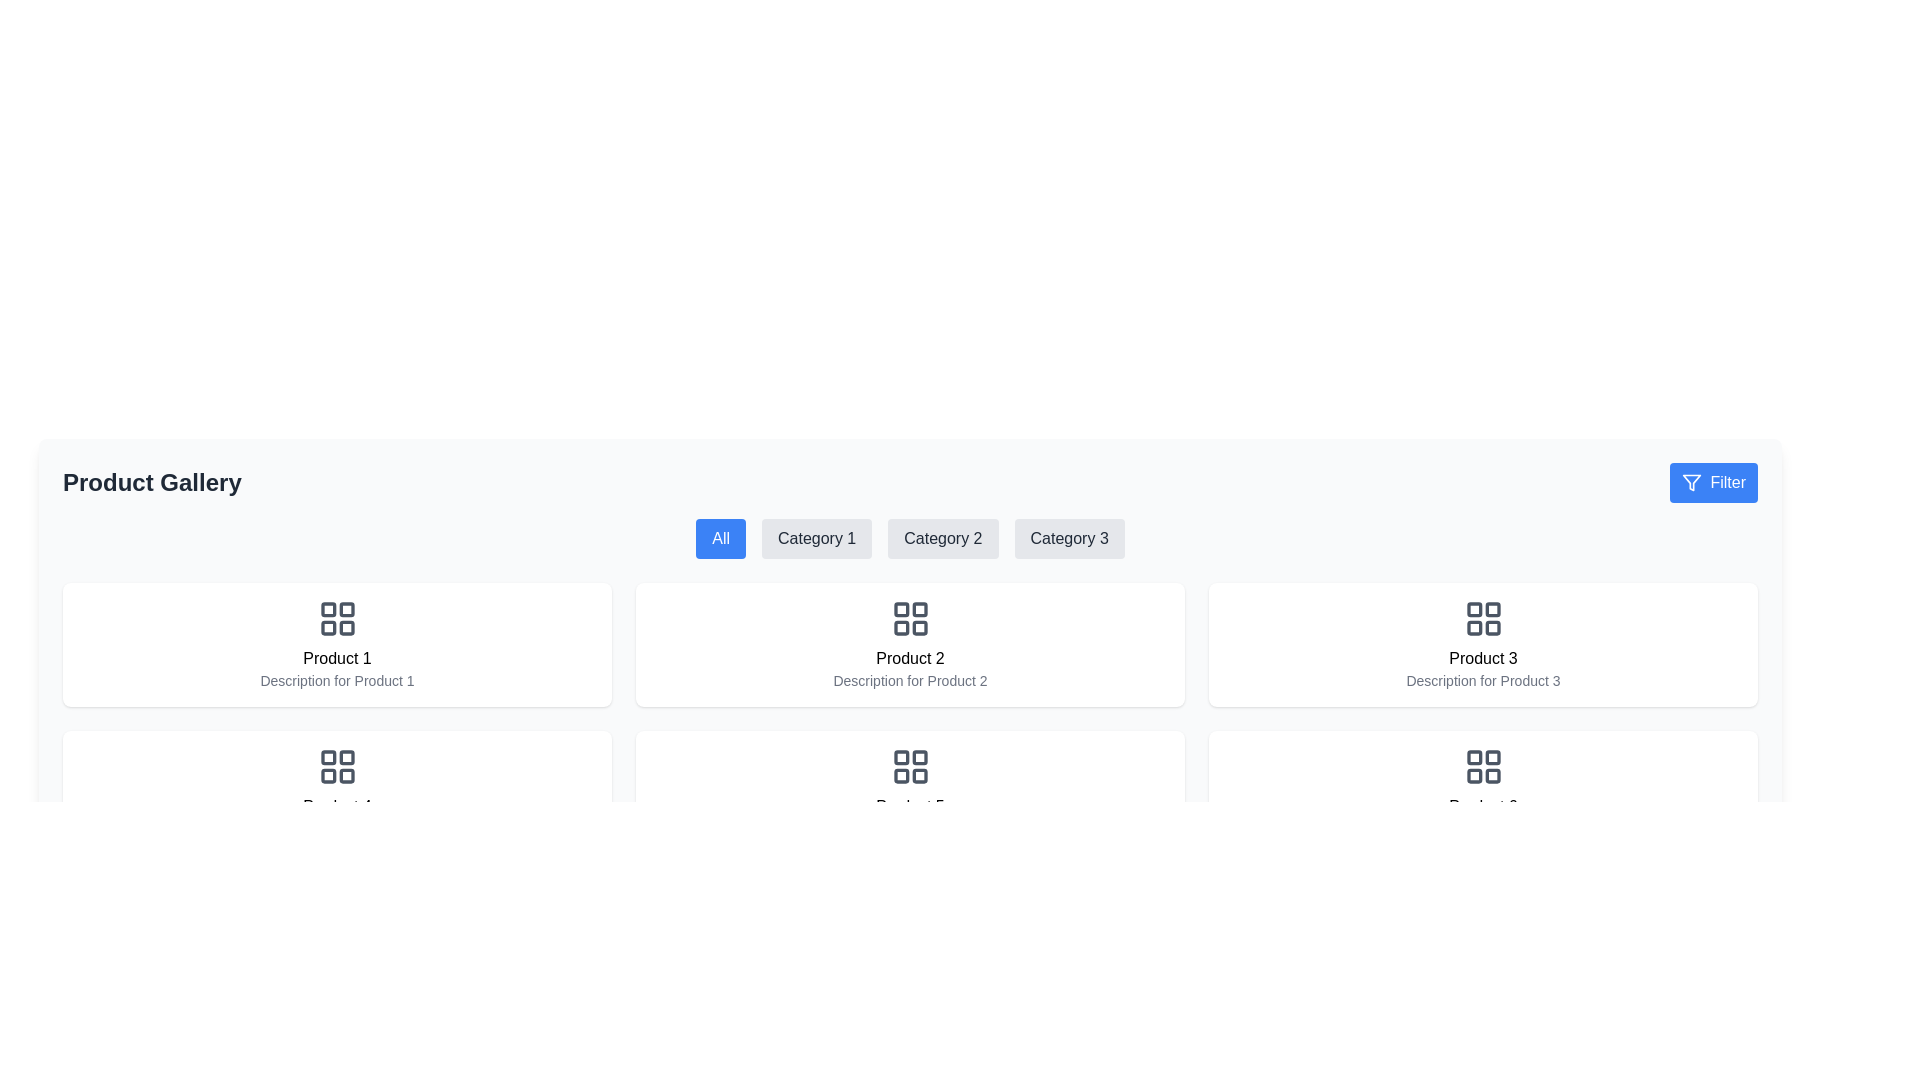 The height and width of the screenshot is (1080, 1920). I want to click on the text label that serves as the title for the product, located below the top-centered grid icon in the first product column of the gallery, right above the description text 'Description for Product 1', so click(337, 659).